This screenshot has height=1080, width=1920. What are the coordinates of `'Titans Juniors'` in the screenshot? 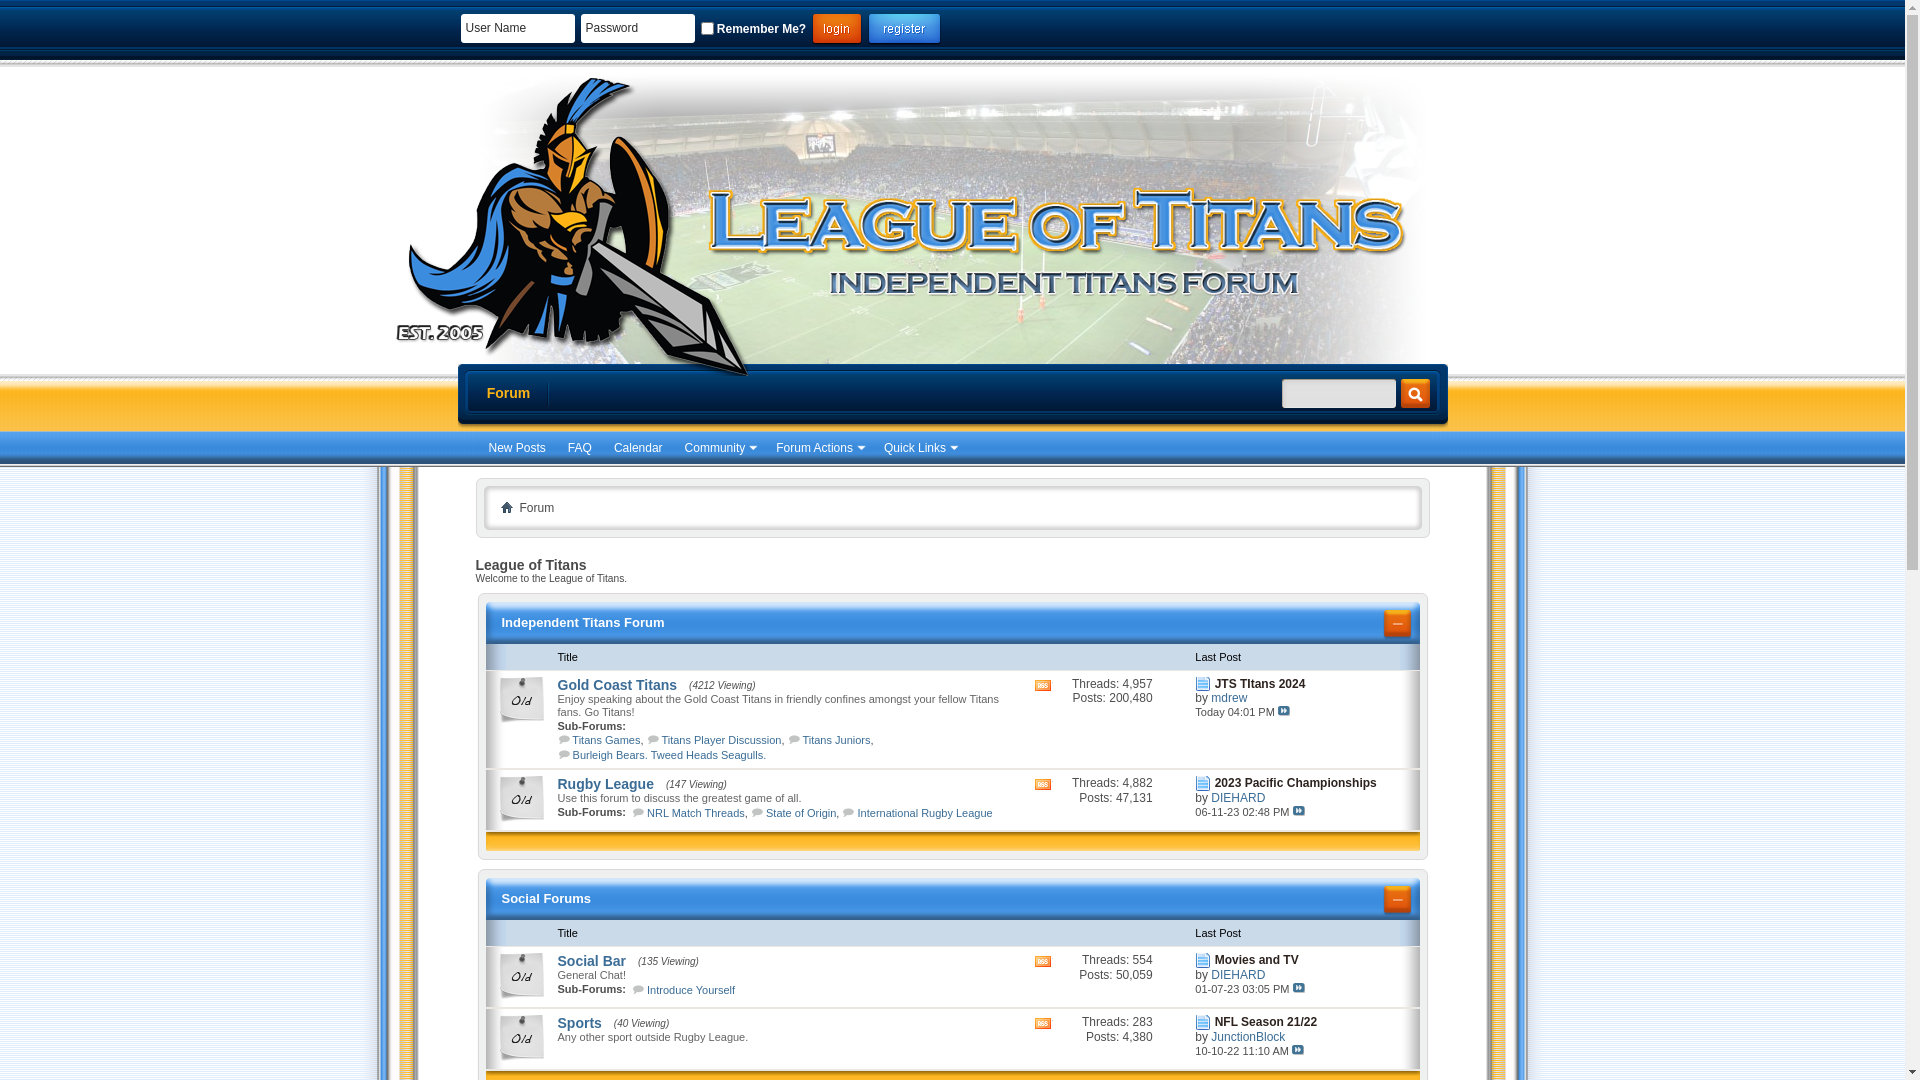 It's located at (835, 740).